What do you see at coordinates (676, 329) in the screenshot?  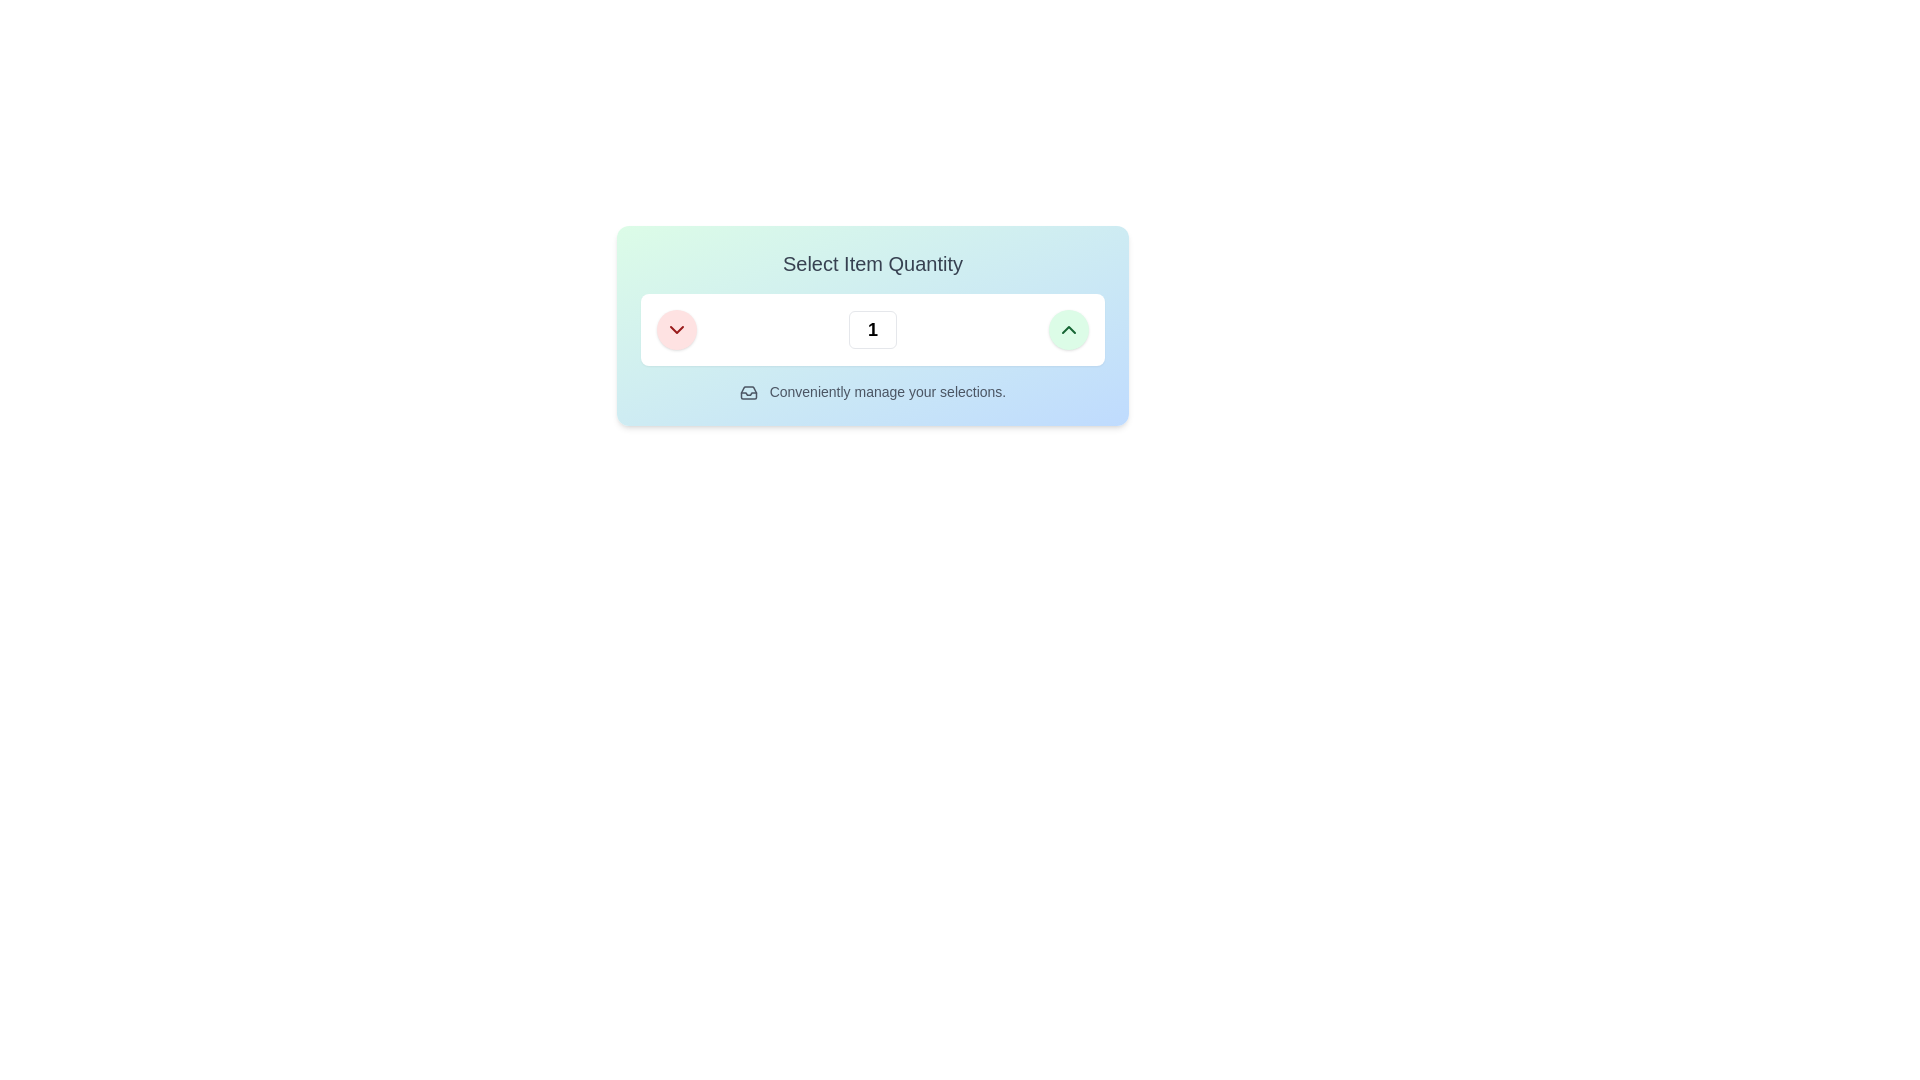 I see `the decrease button located to the left of the text field displaying the value '1'` at bounding box center [676, 329].